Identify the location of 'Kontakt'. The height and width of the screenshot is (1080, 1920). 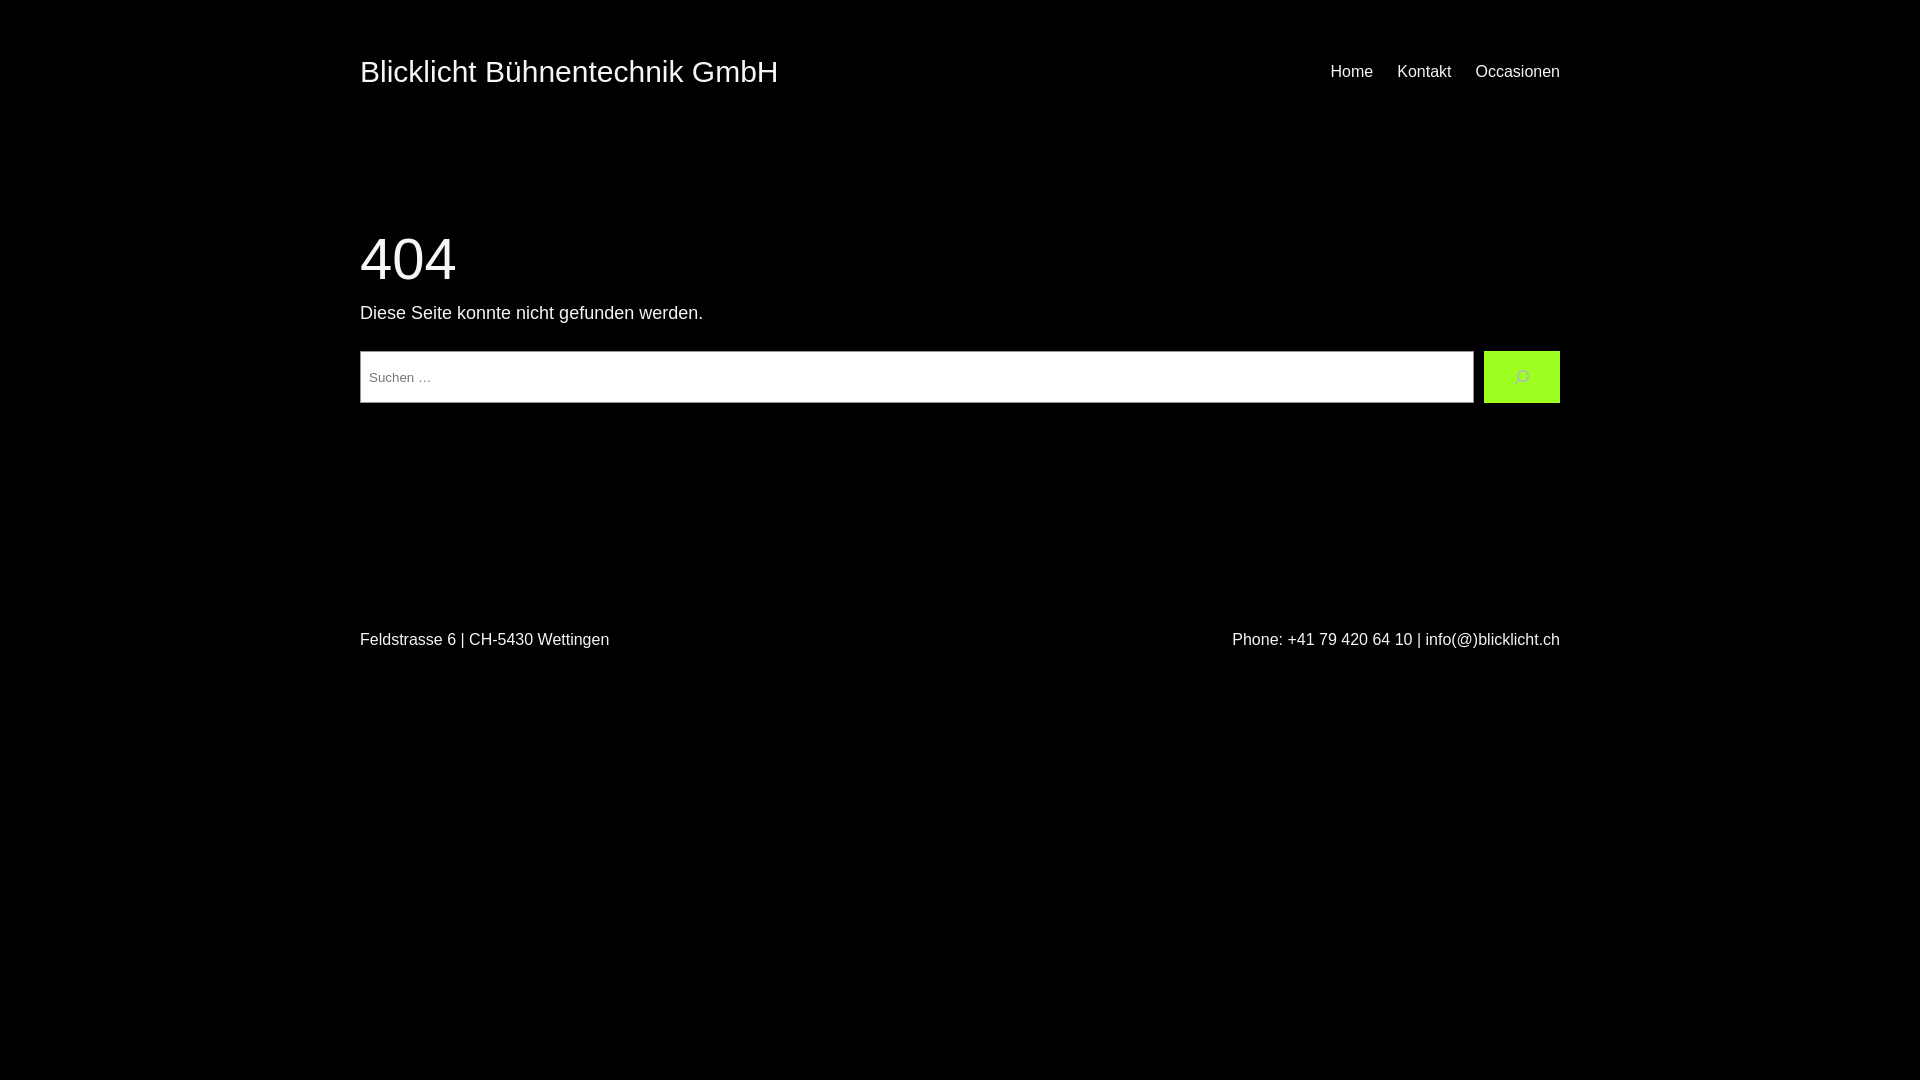
(1423, 71).